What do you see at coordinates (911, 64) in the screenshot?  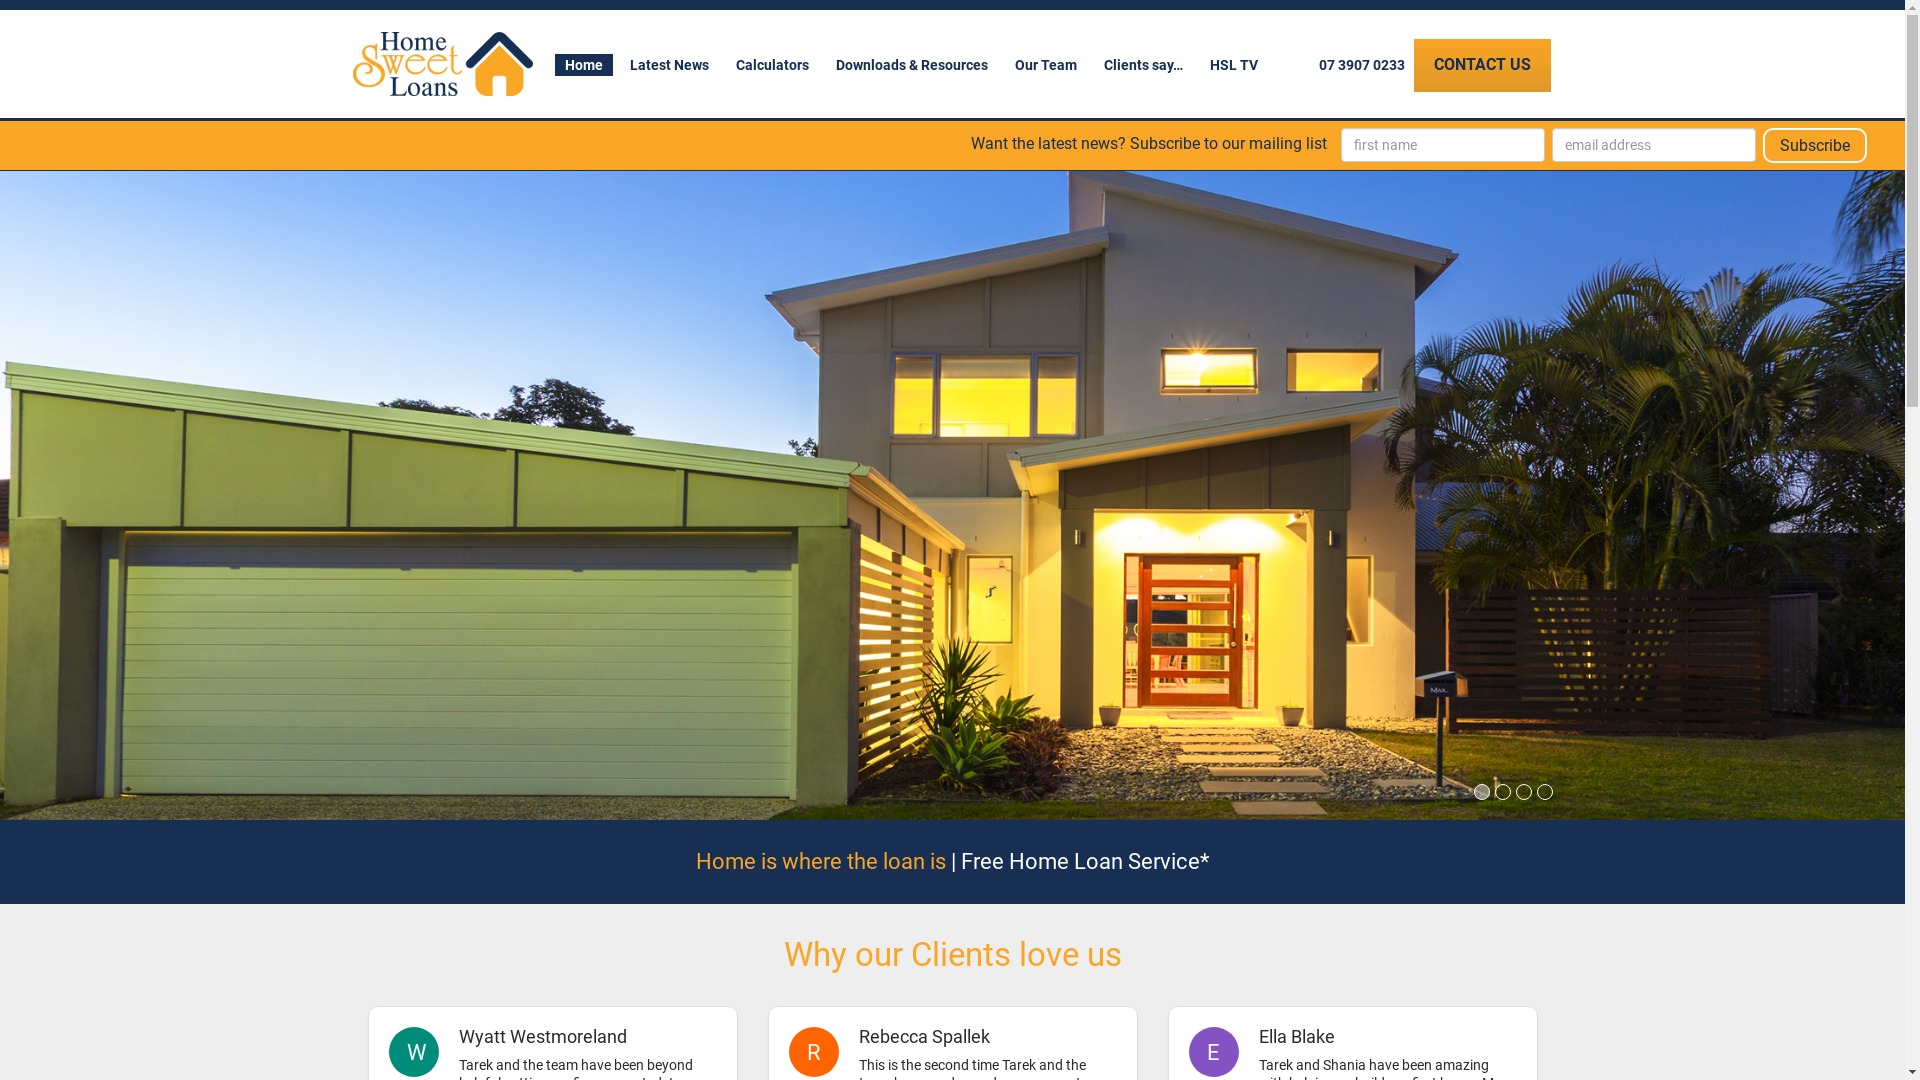 I see `'Downloads & Resources'` at bounding box center [911, 64].